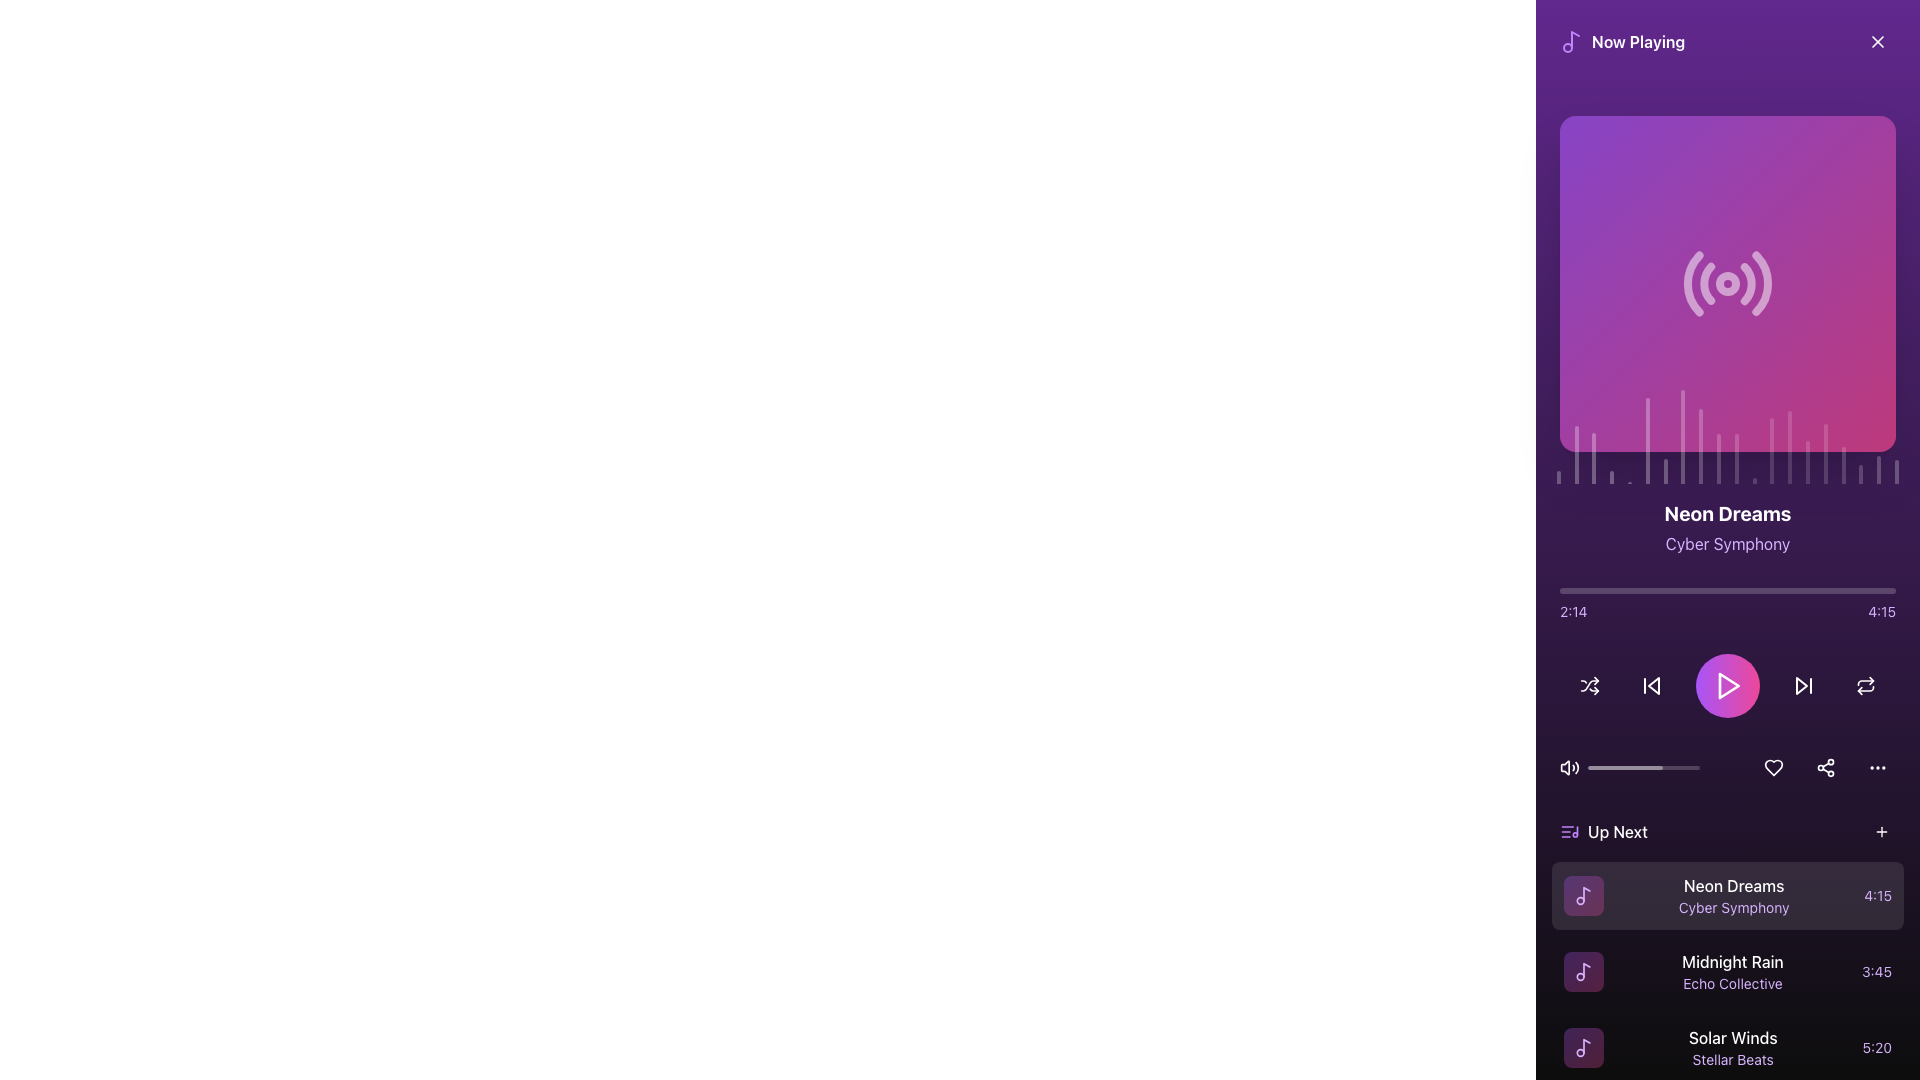  I want to click on the small left-pointing arrow-like shape within the 'Skip Back' control icon, so click(1654, 685).